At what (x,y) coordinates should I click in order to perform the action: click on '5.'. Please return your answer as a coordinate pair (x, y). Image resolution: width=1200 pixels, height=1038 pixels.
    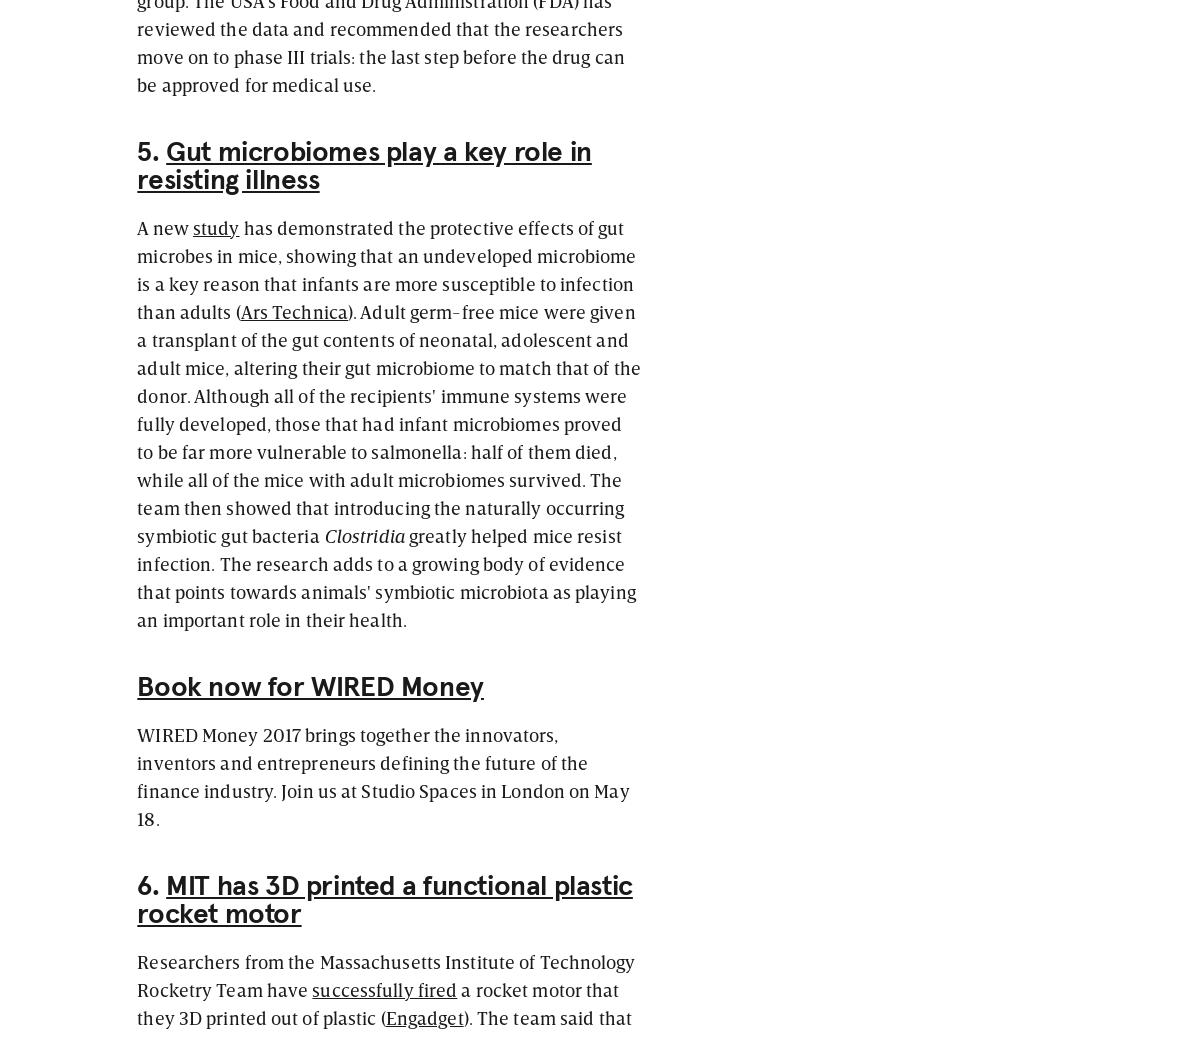
    Looking at the image, I should click on (150, 150).